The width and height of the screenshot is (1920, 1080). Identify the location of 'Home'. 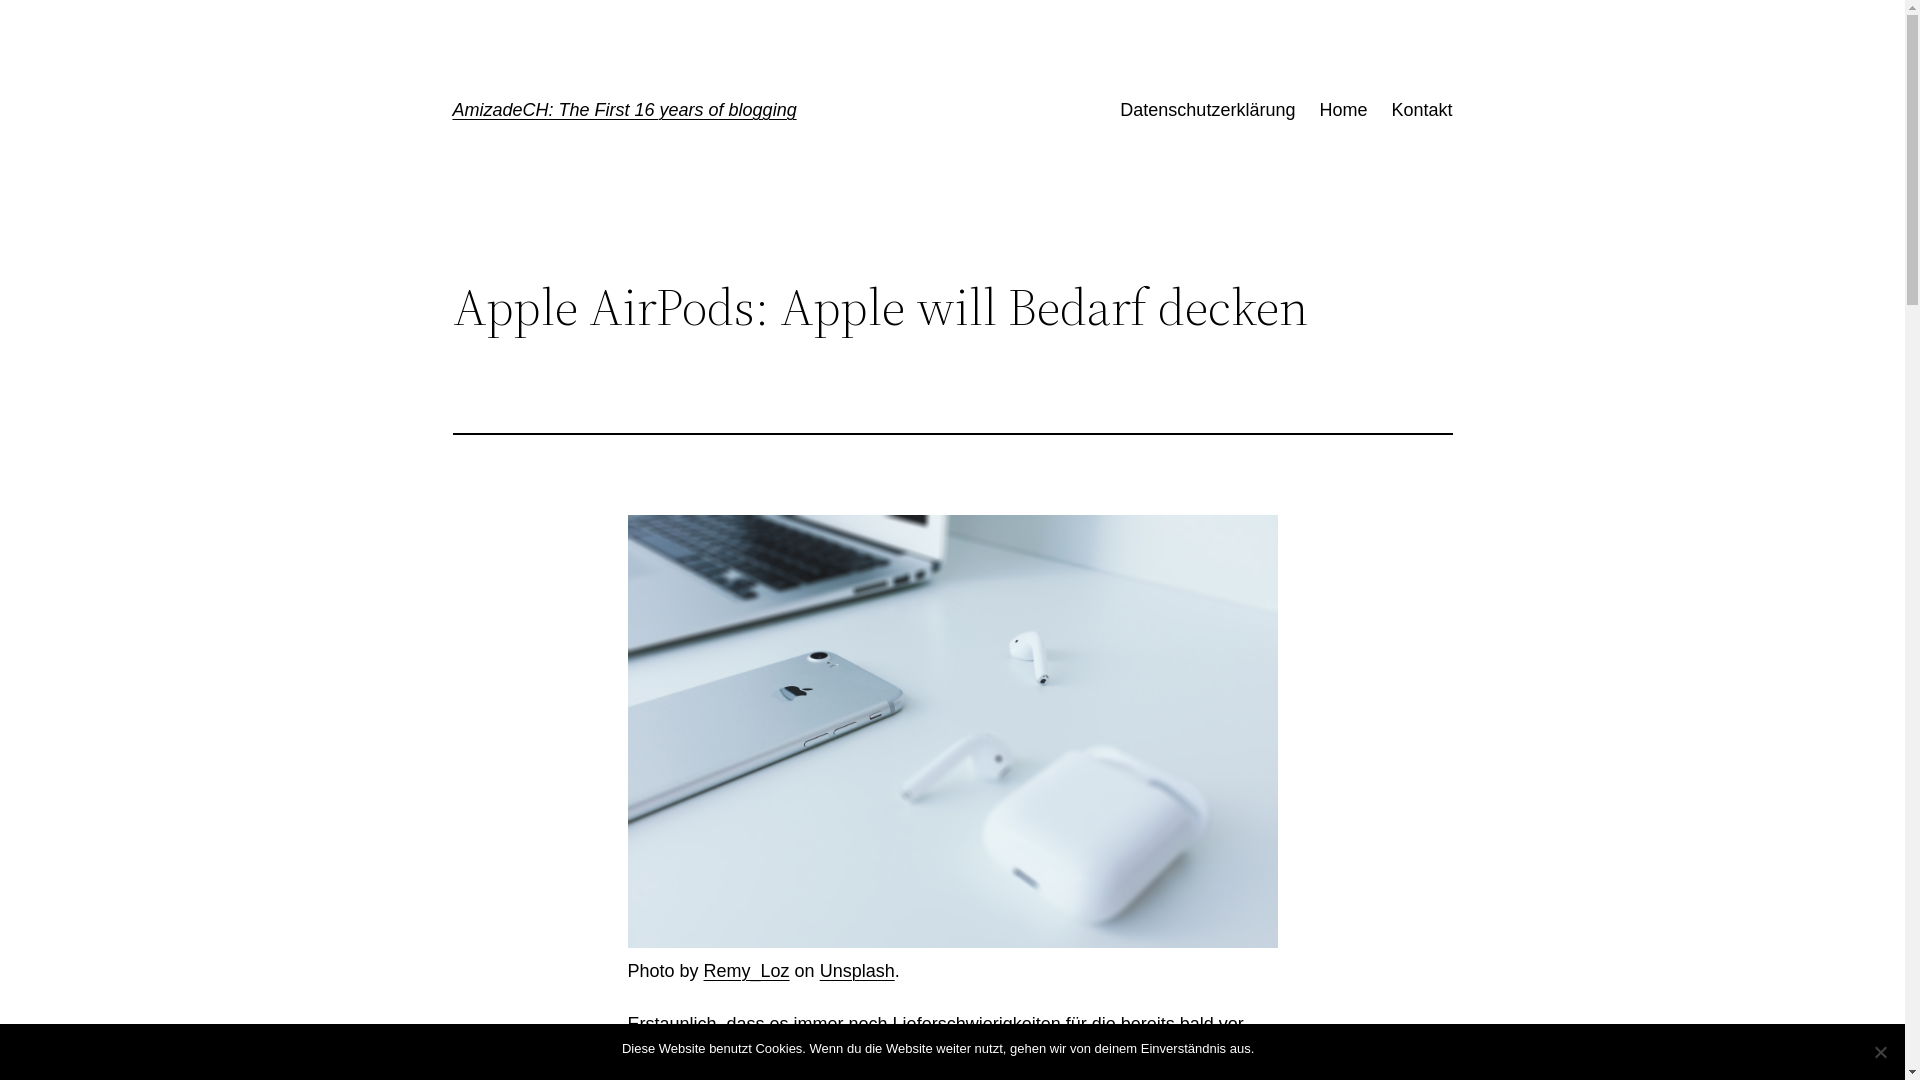
(1343, 110).